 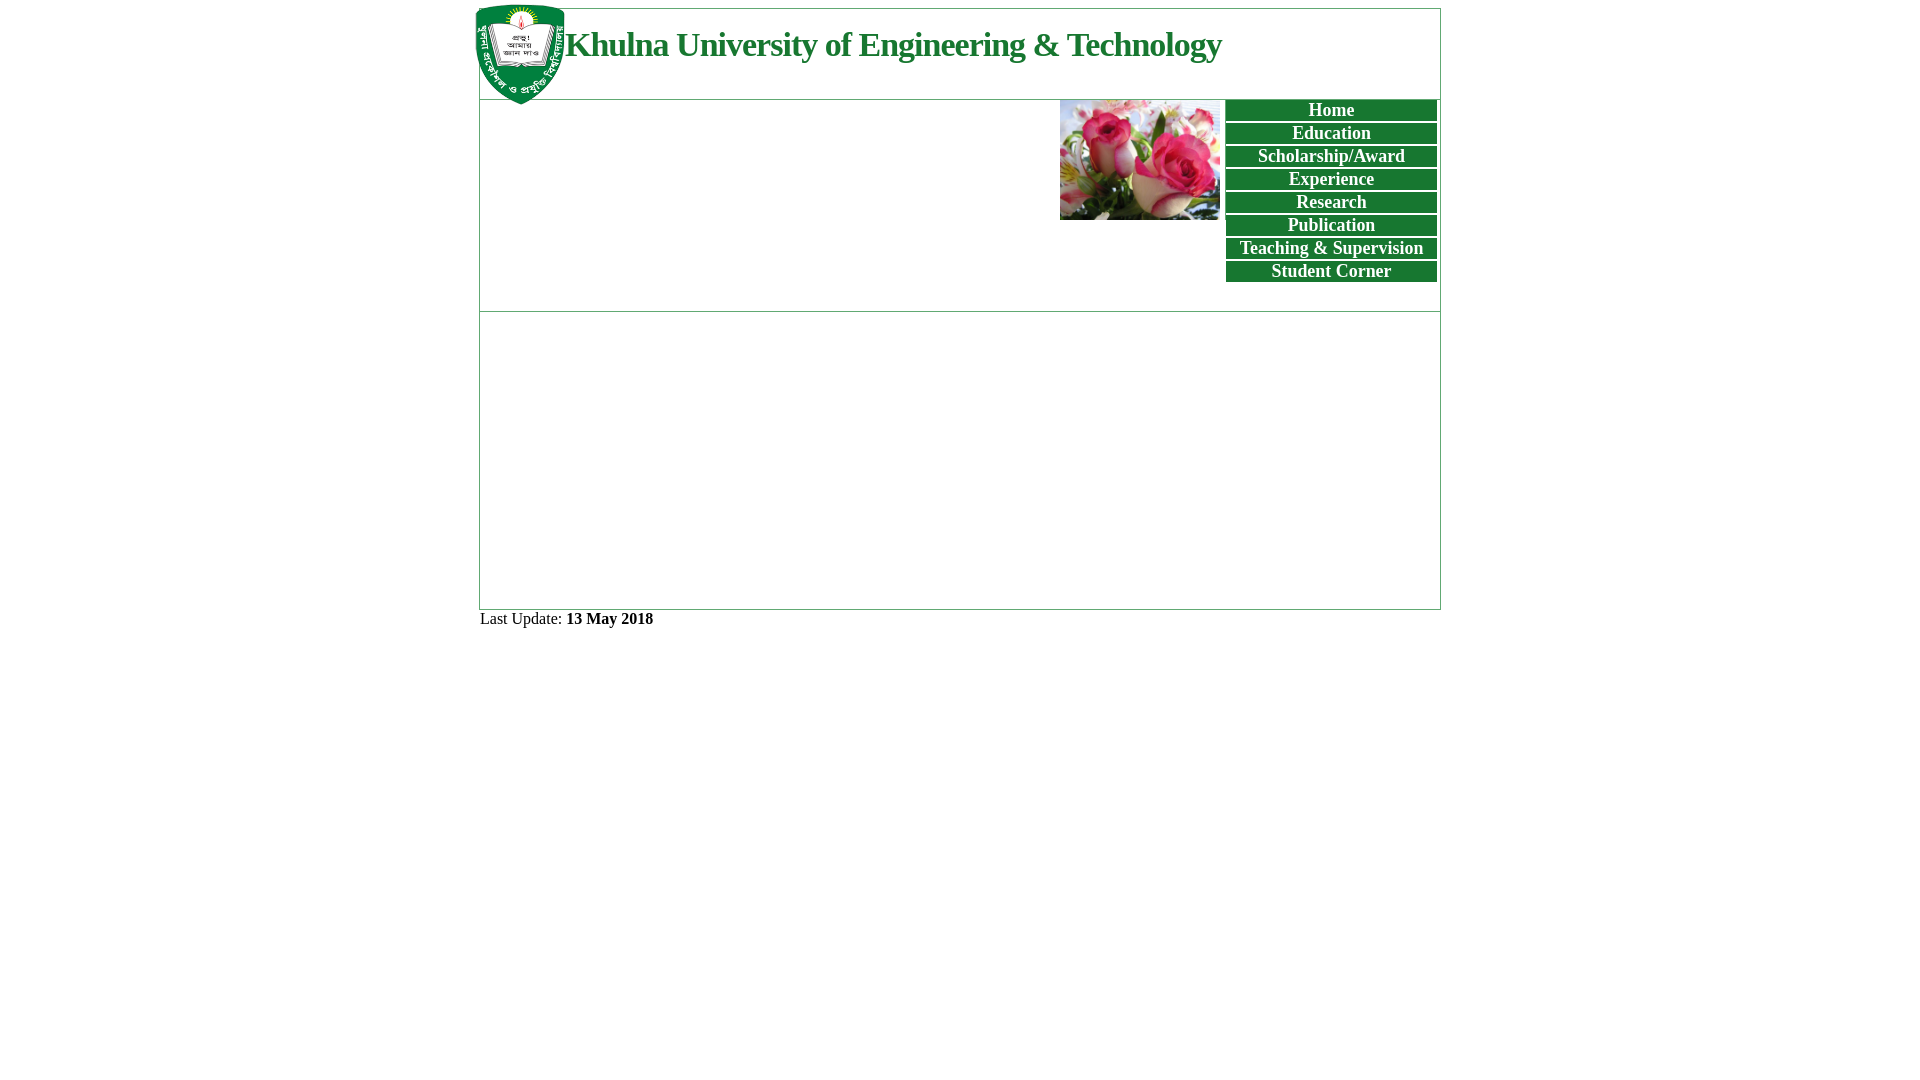 I want to click on 'Education', so click(x=1331, y=132).